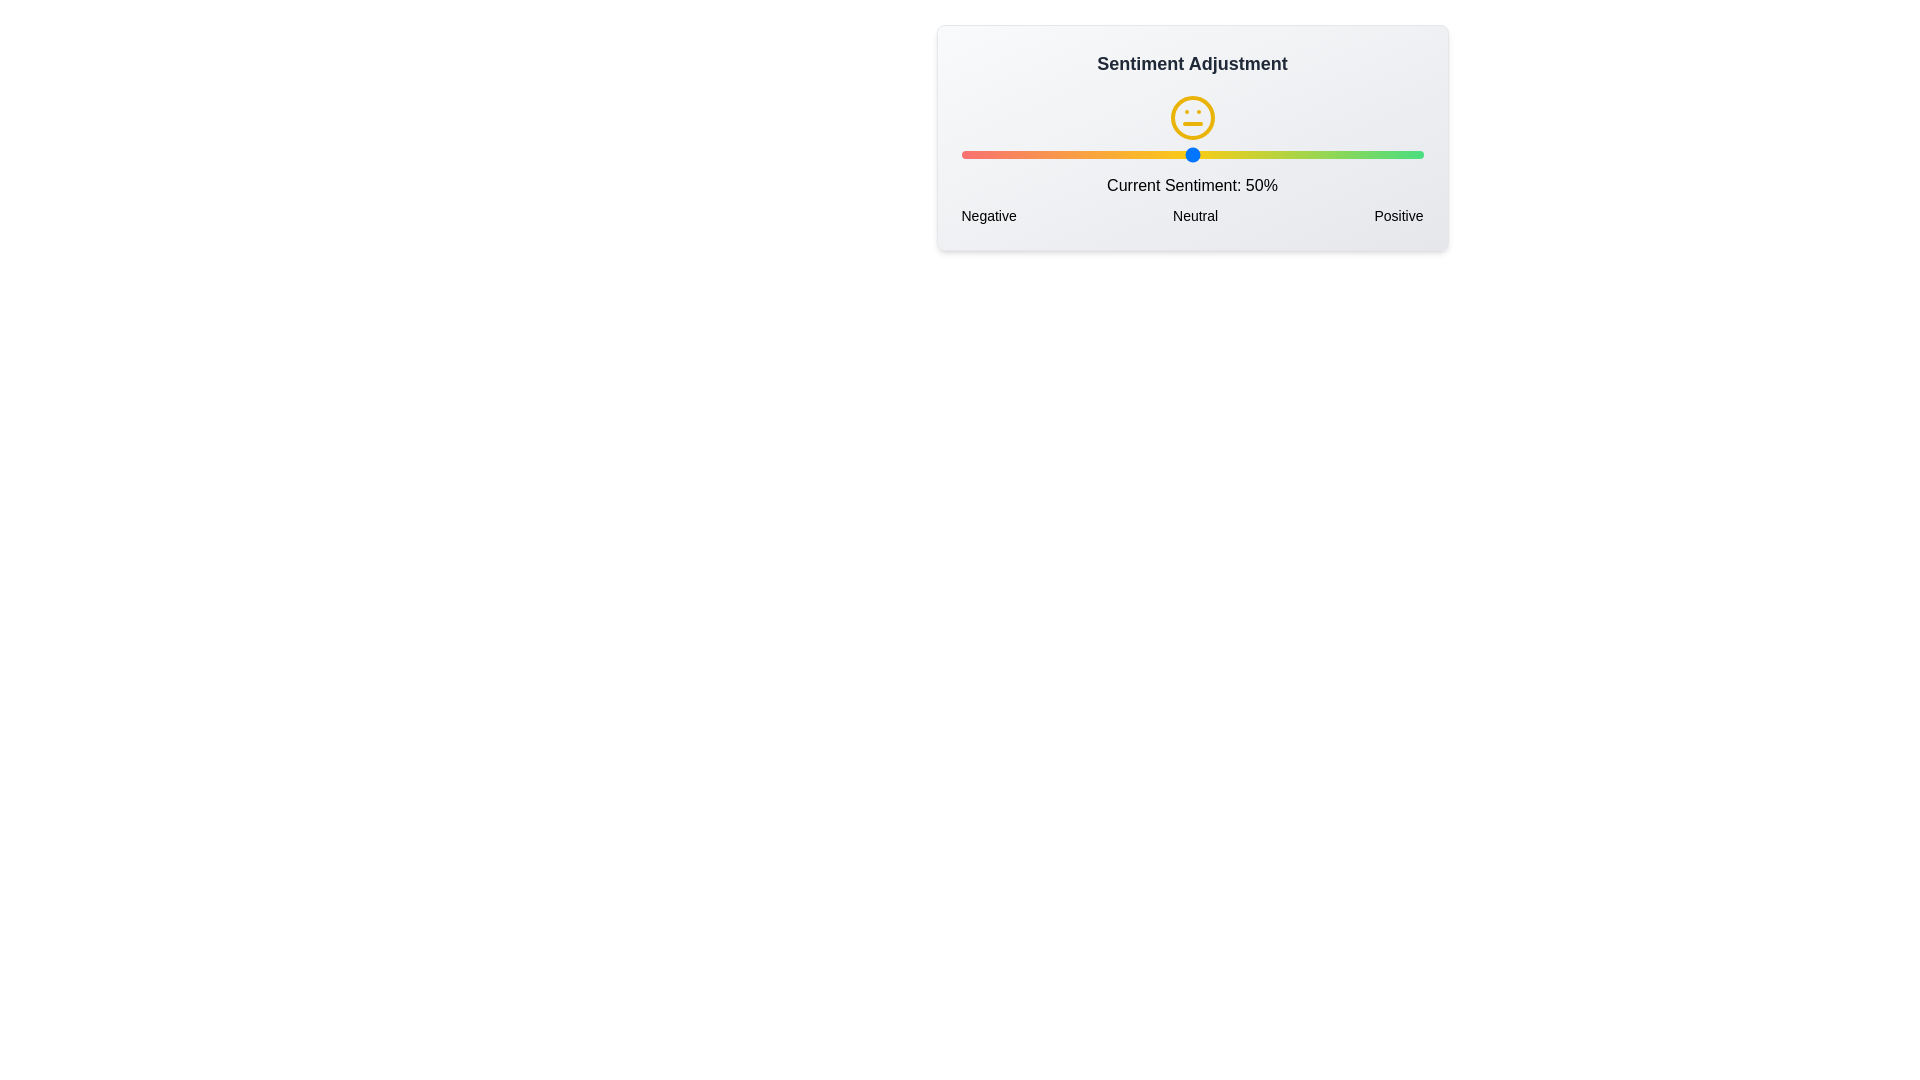  I want to click on the sentiment slider to 20%, so click(1052, 153).